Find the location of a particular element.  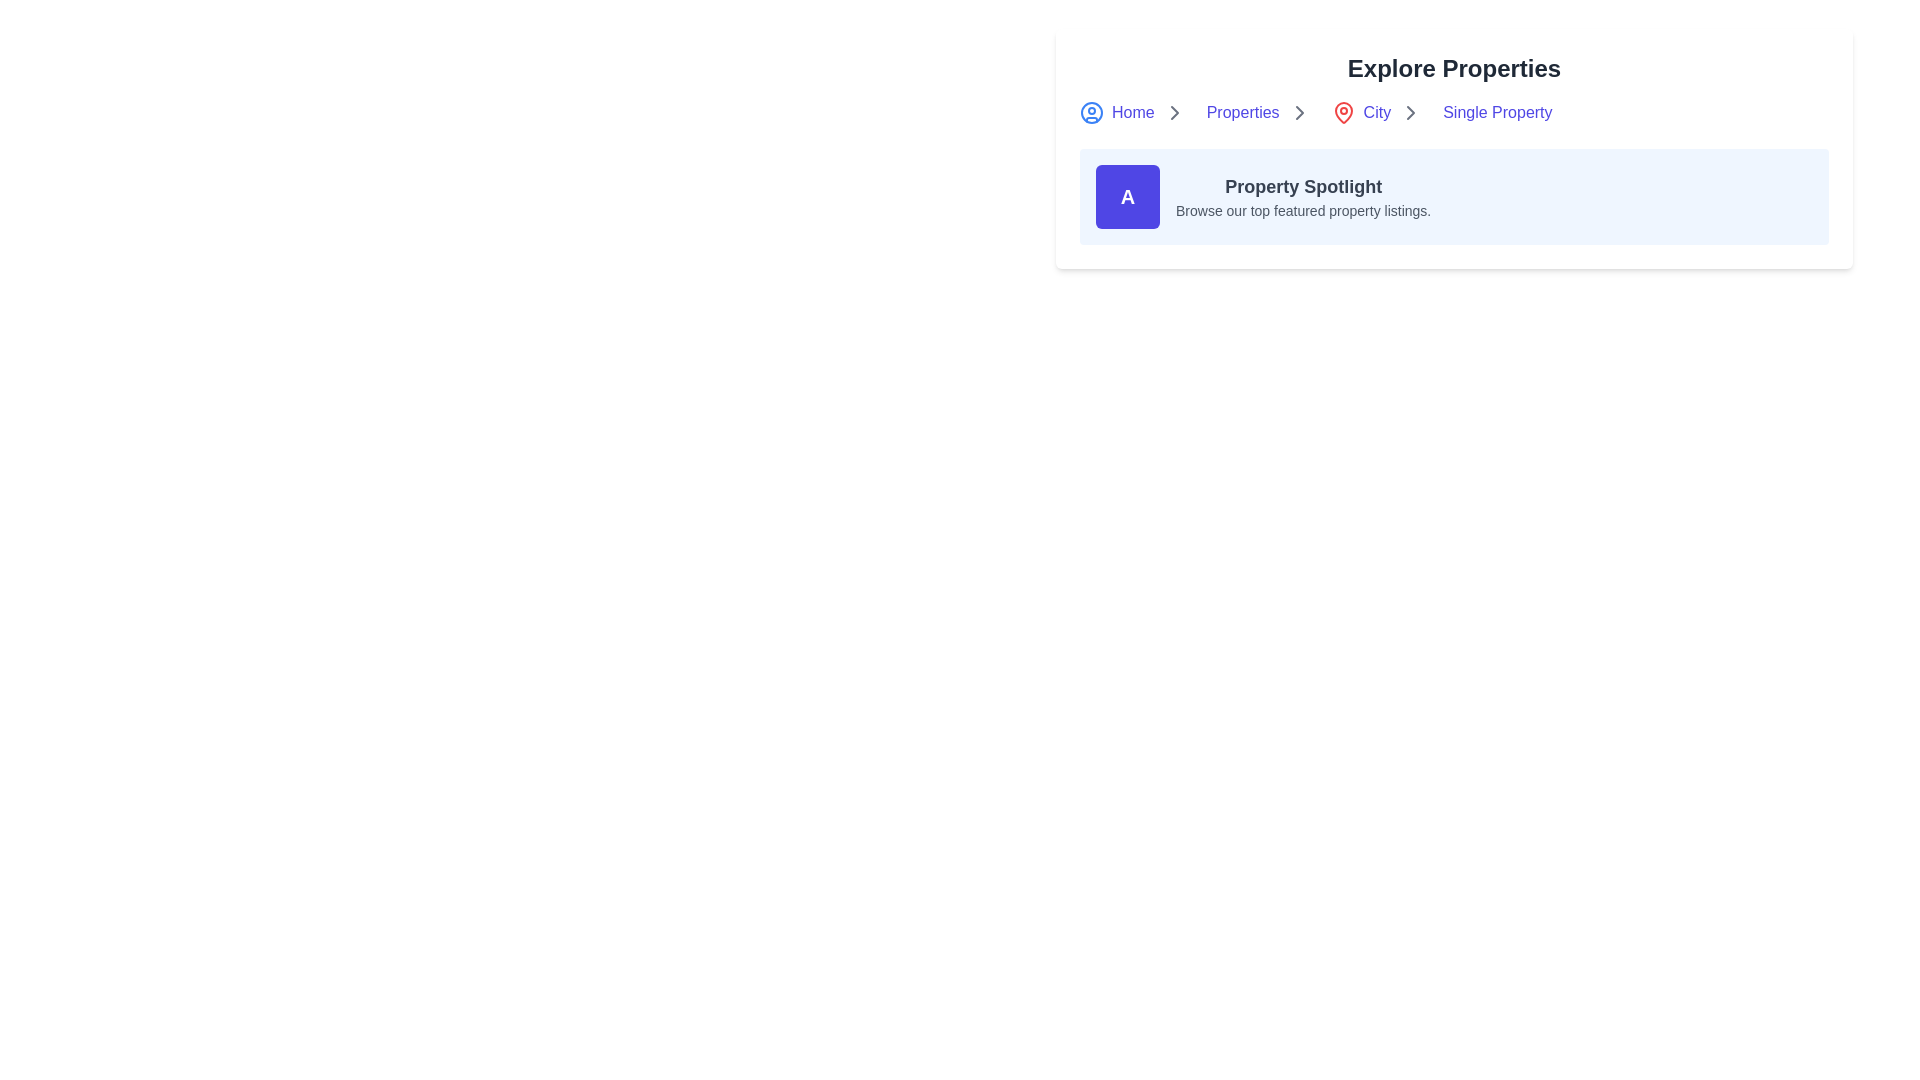

the header text element that introduces the content below, located at the top-center of the section is located at coordinates (1454, 68).